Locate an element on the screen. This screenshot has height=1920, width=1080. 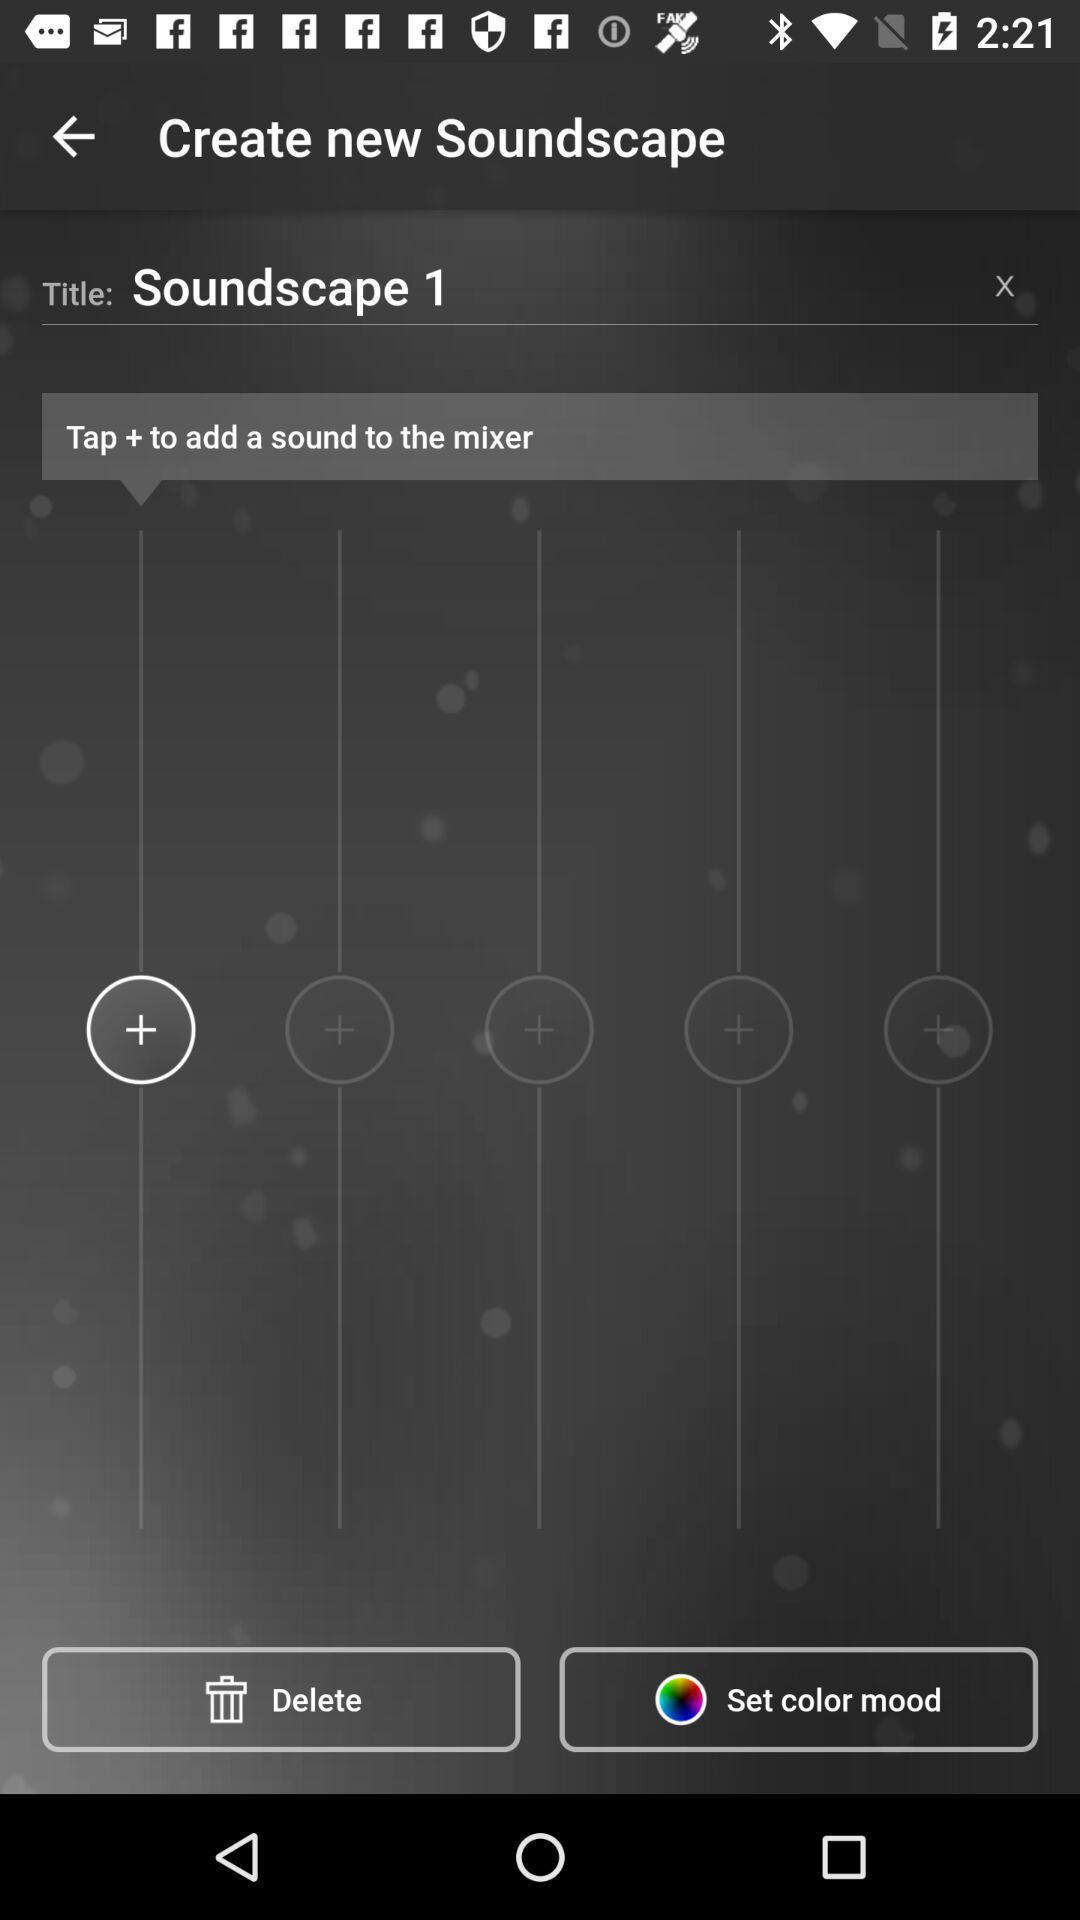
icon above delete icon is located at coordinates (140, 1029).